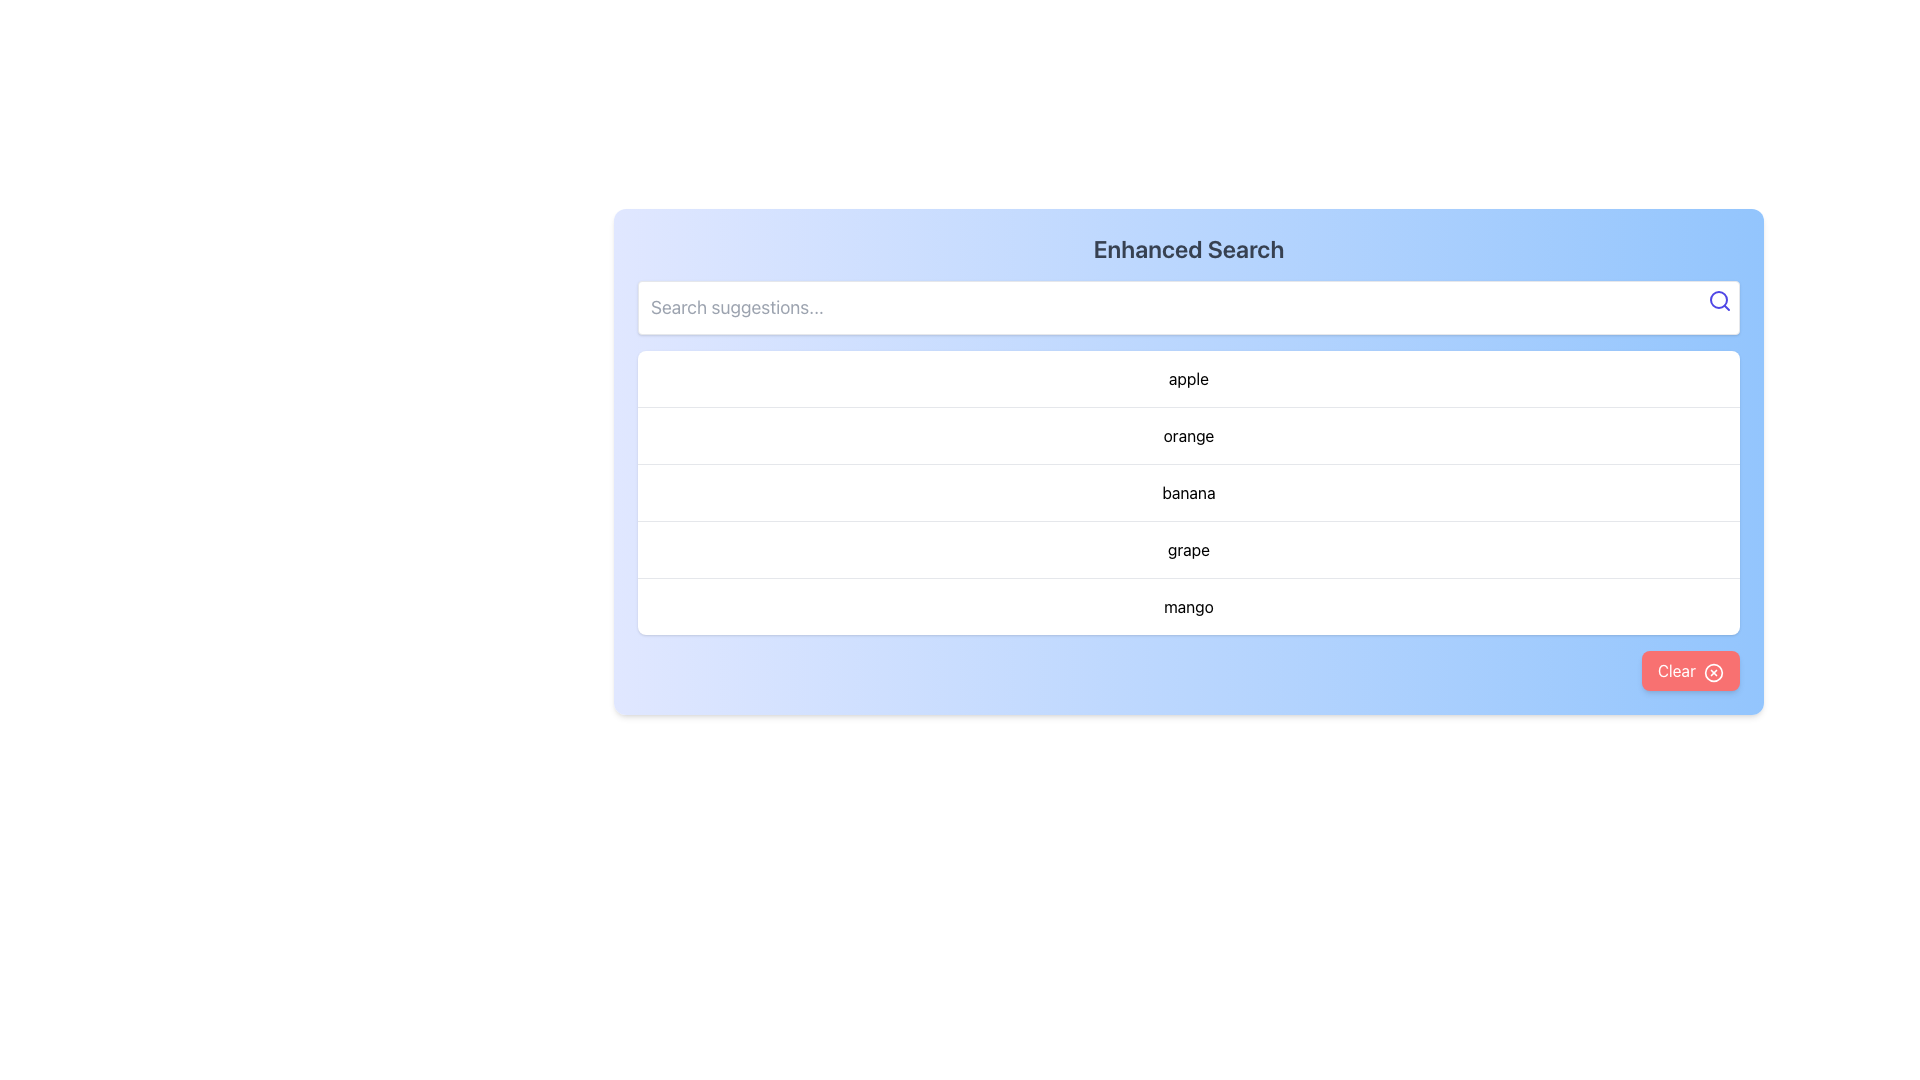 This screenshot has width=1920, height=1080. What do you see at coordinates (1712, 671) in the screenshot?
I see `the interactive icon to the right of the 'Clear' text on the red button at the bottom right of the interface` at bounding box center [1712, 671].